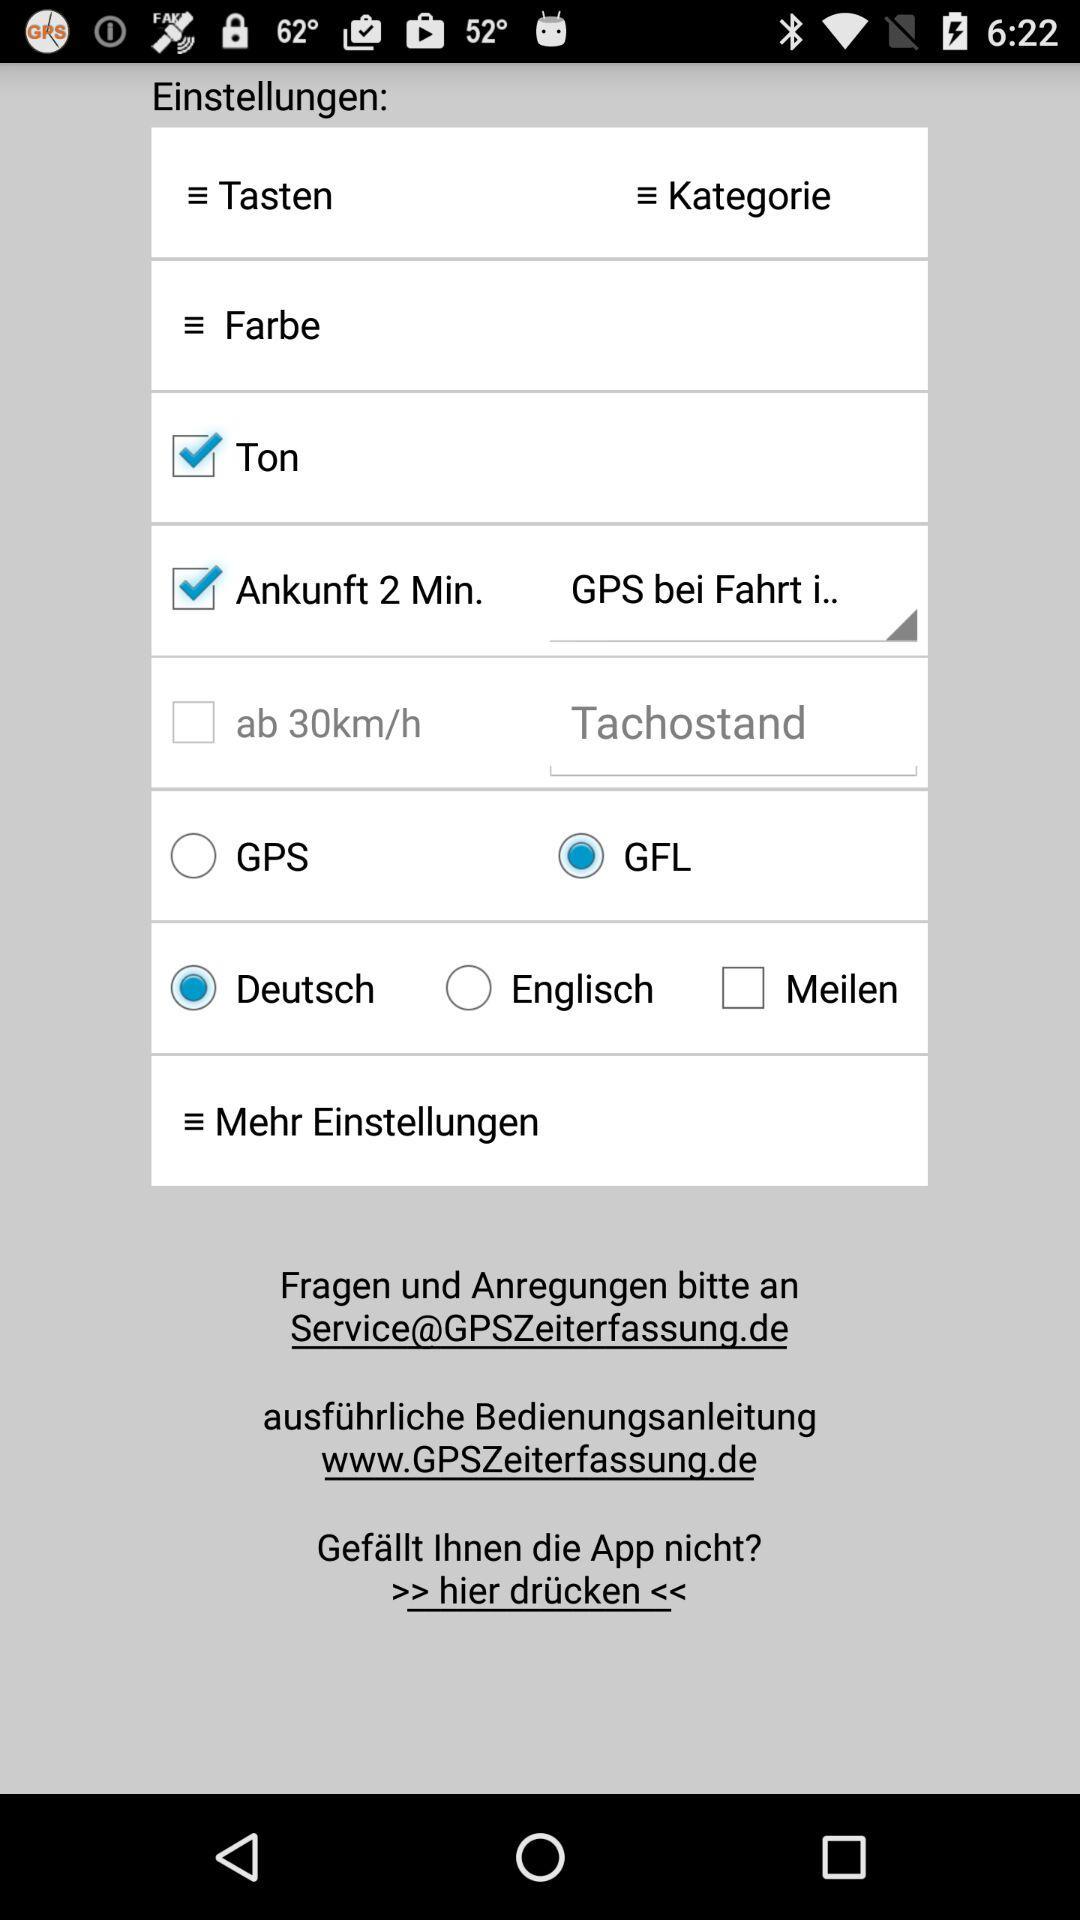 Image resolution: width=1080 pixels, height=1920 pixels. I want to click on item next to ab 30km/h icon, so click(733, 855).